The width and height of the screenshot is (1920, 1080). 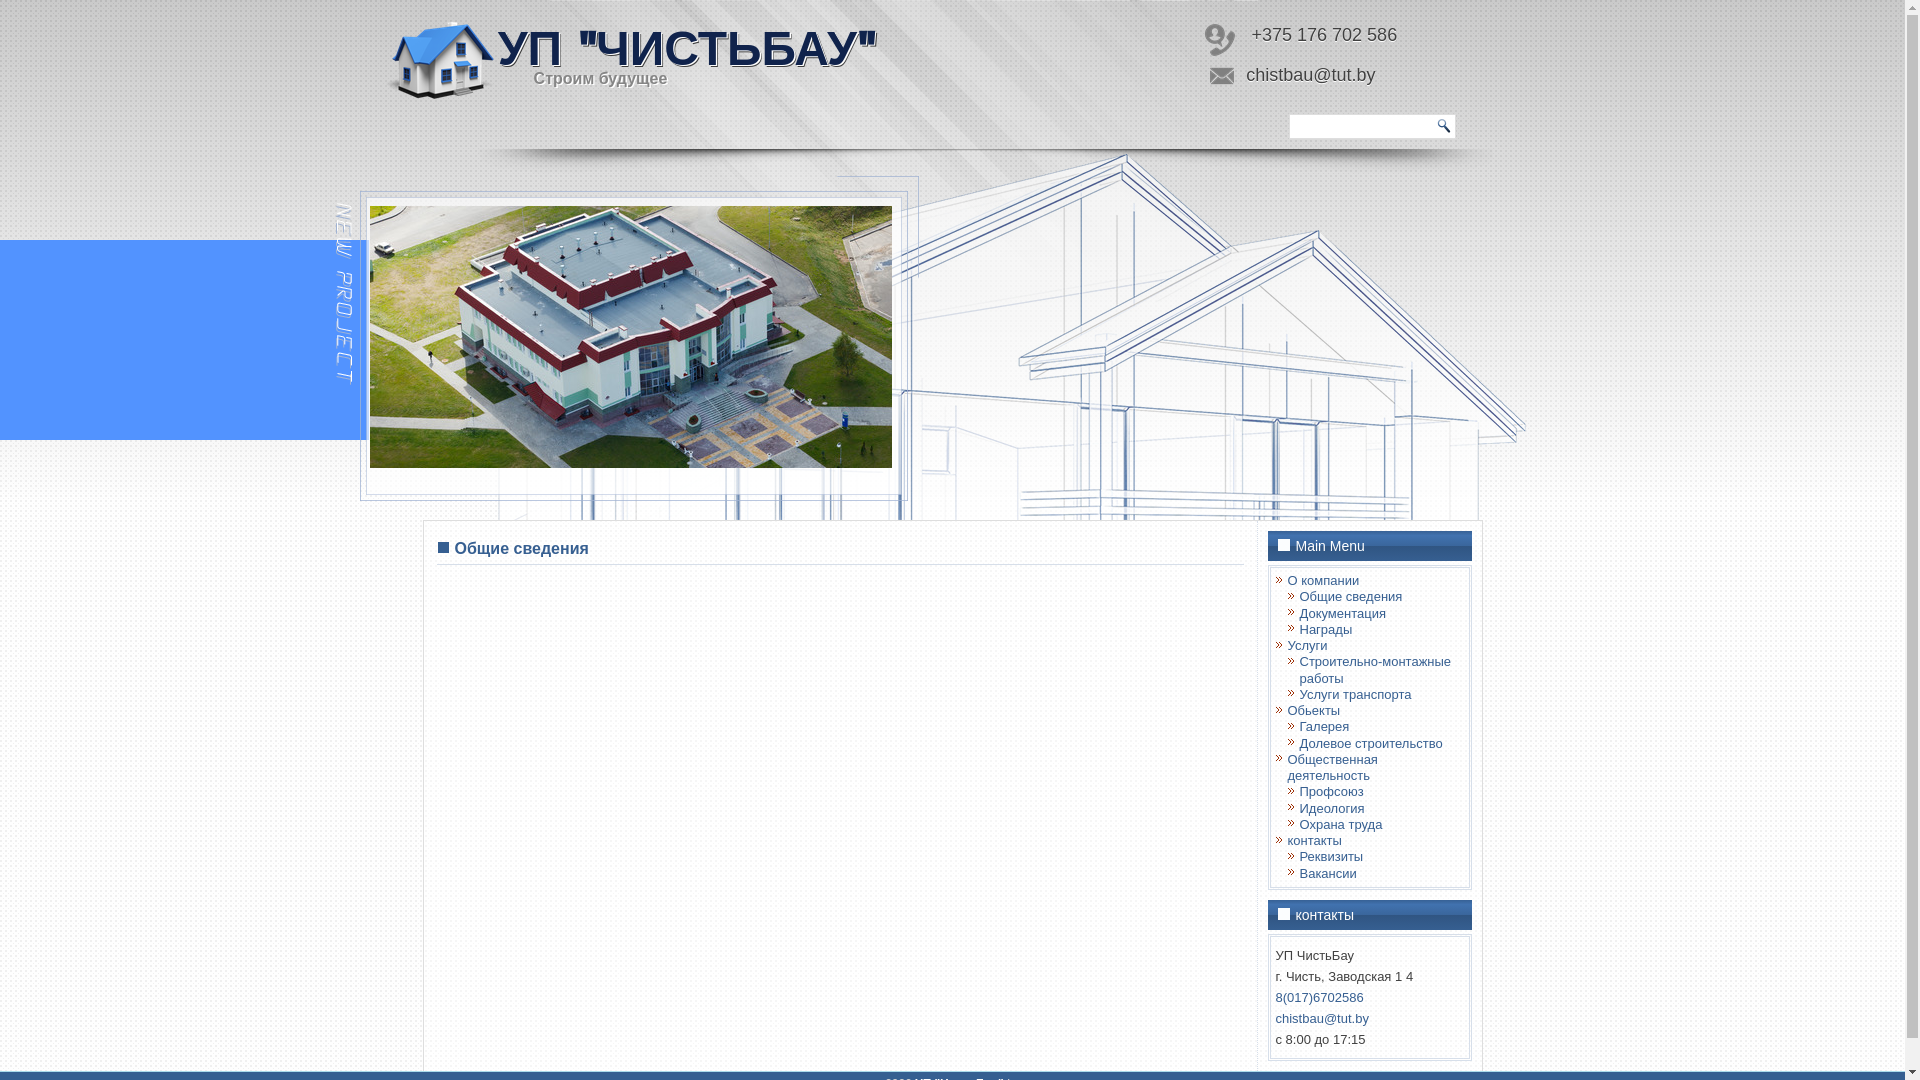 I want to click on '8(017)6702586', so click(x=1320, y=997).